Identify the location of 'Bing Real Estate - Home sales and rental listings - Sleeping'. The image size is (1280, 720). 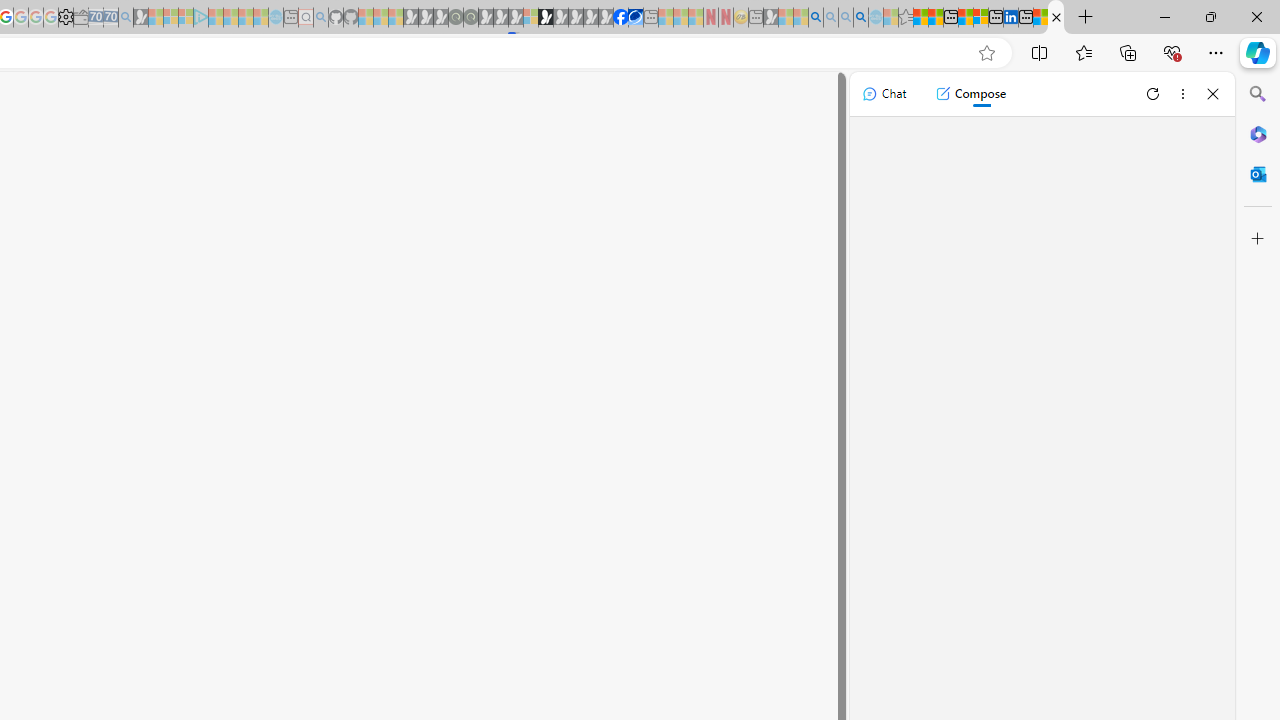
(125, 17).